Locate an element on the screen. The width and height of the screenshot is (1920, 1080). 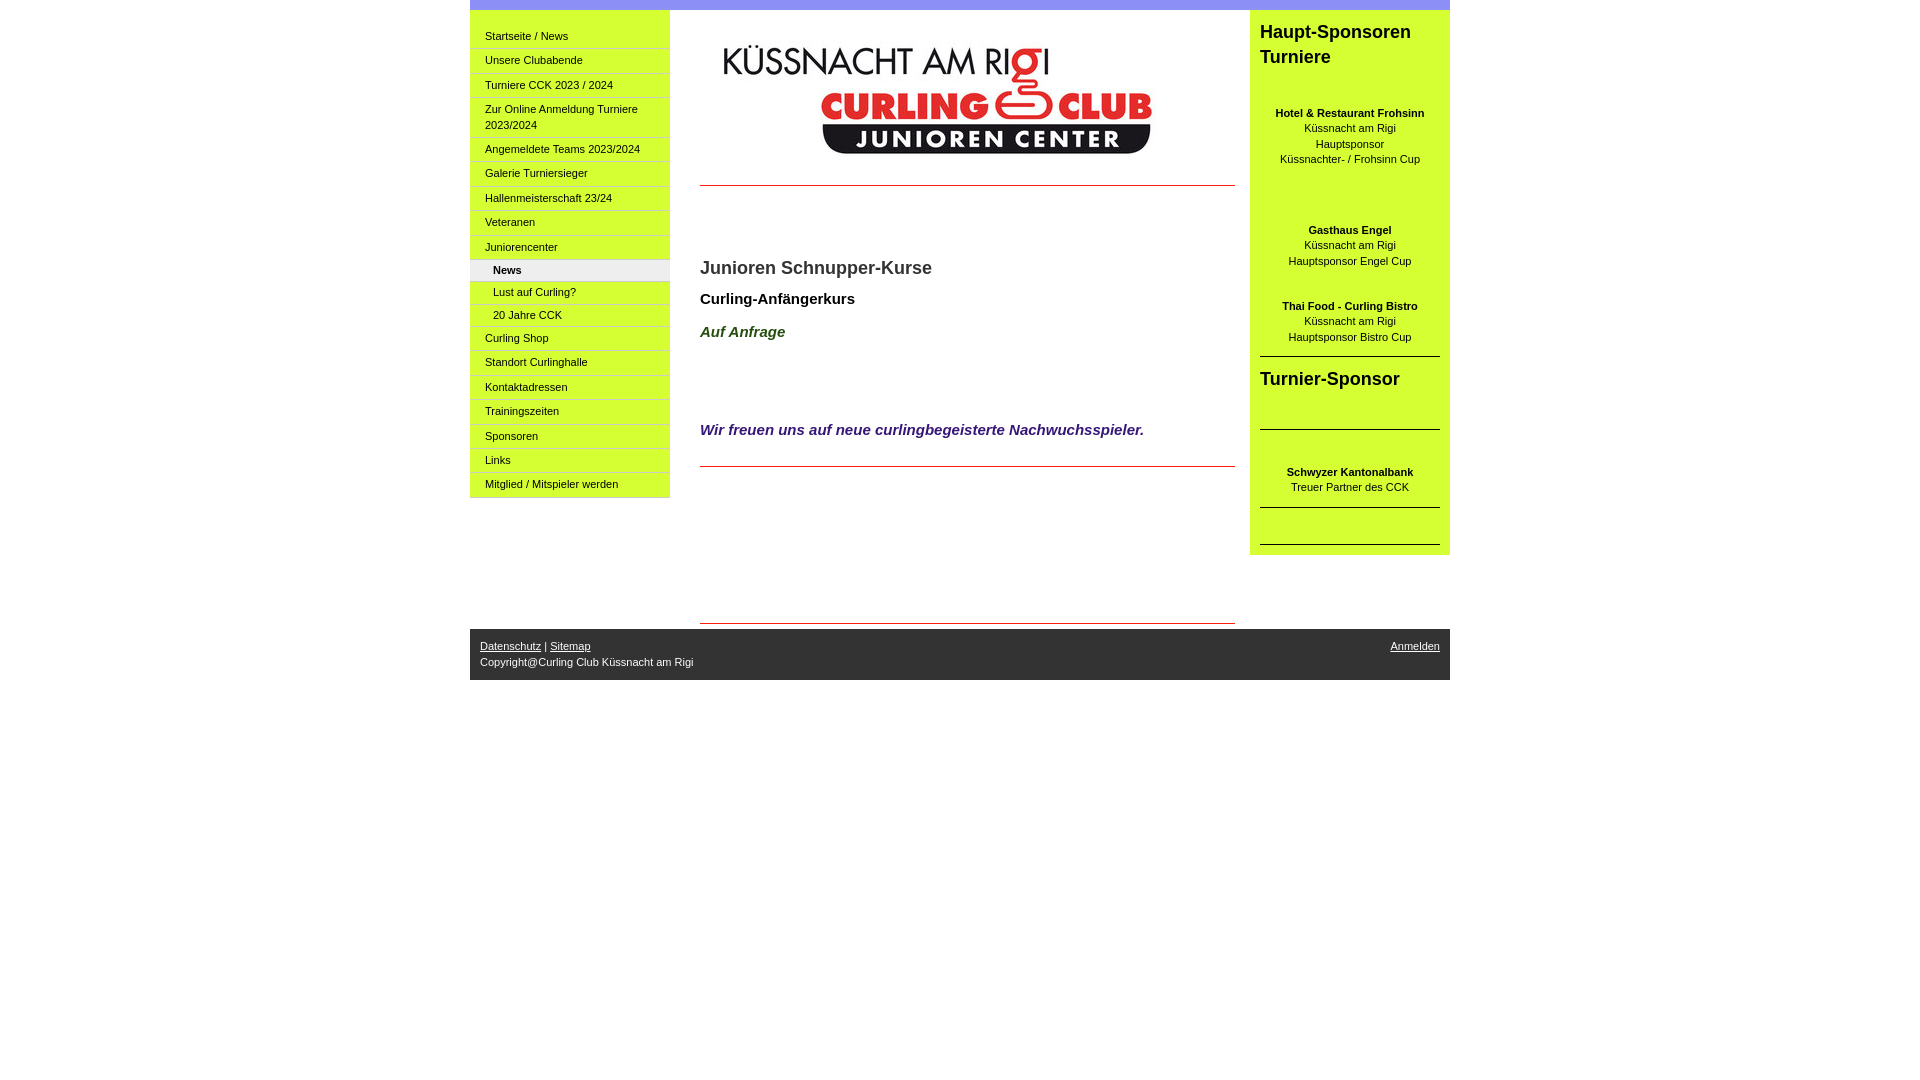
'Standort Curlinghalle' is located at coordinates (569, 362).